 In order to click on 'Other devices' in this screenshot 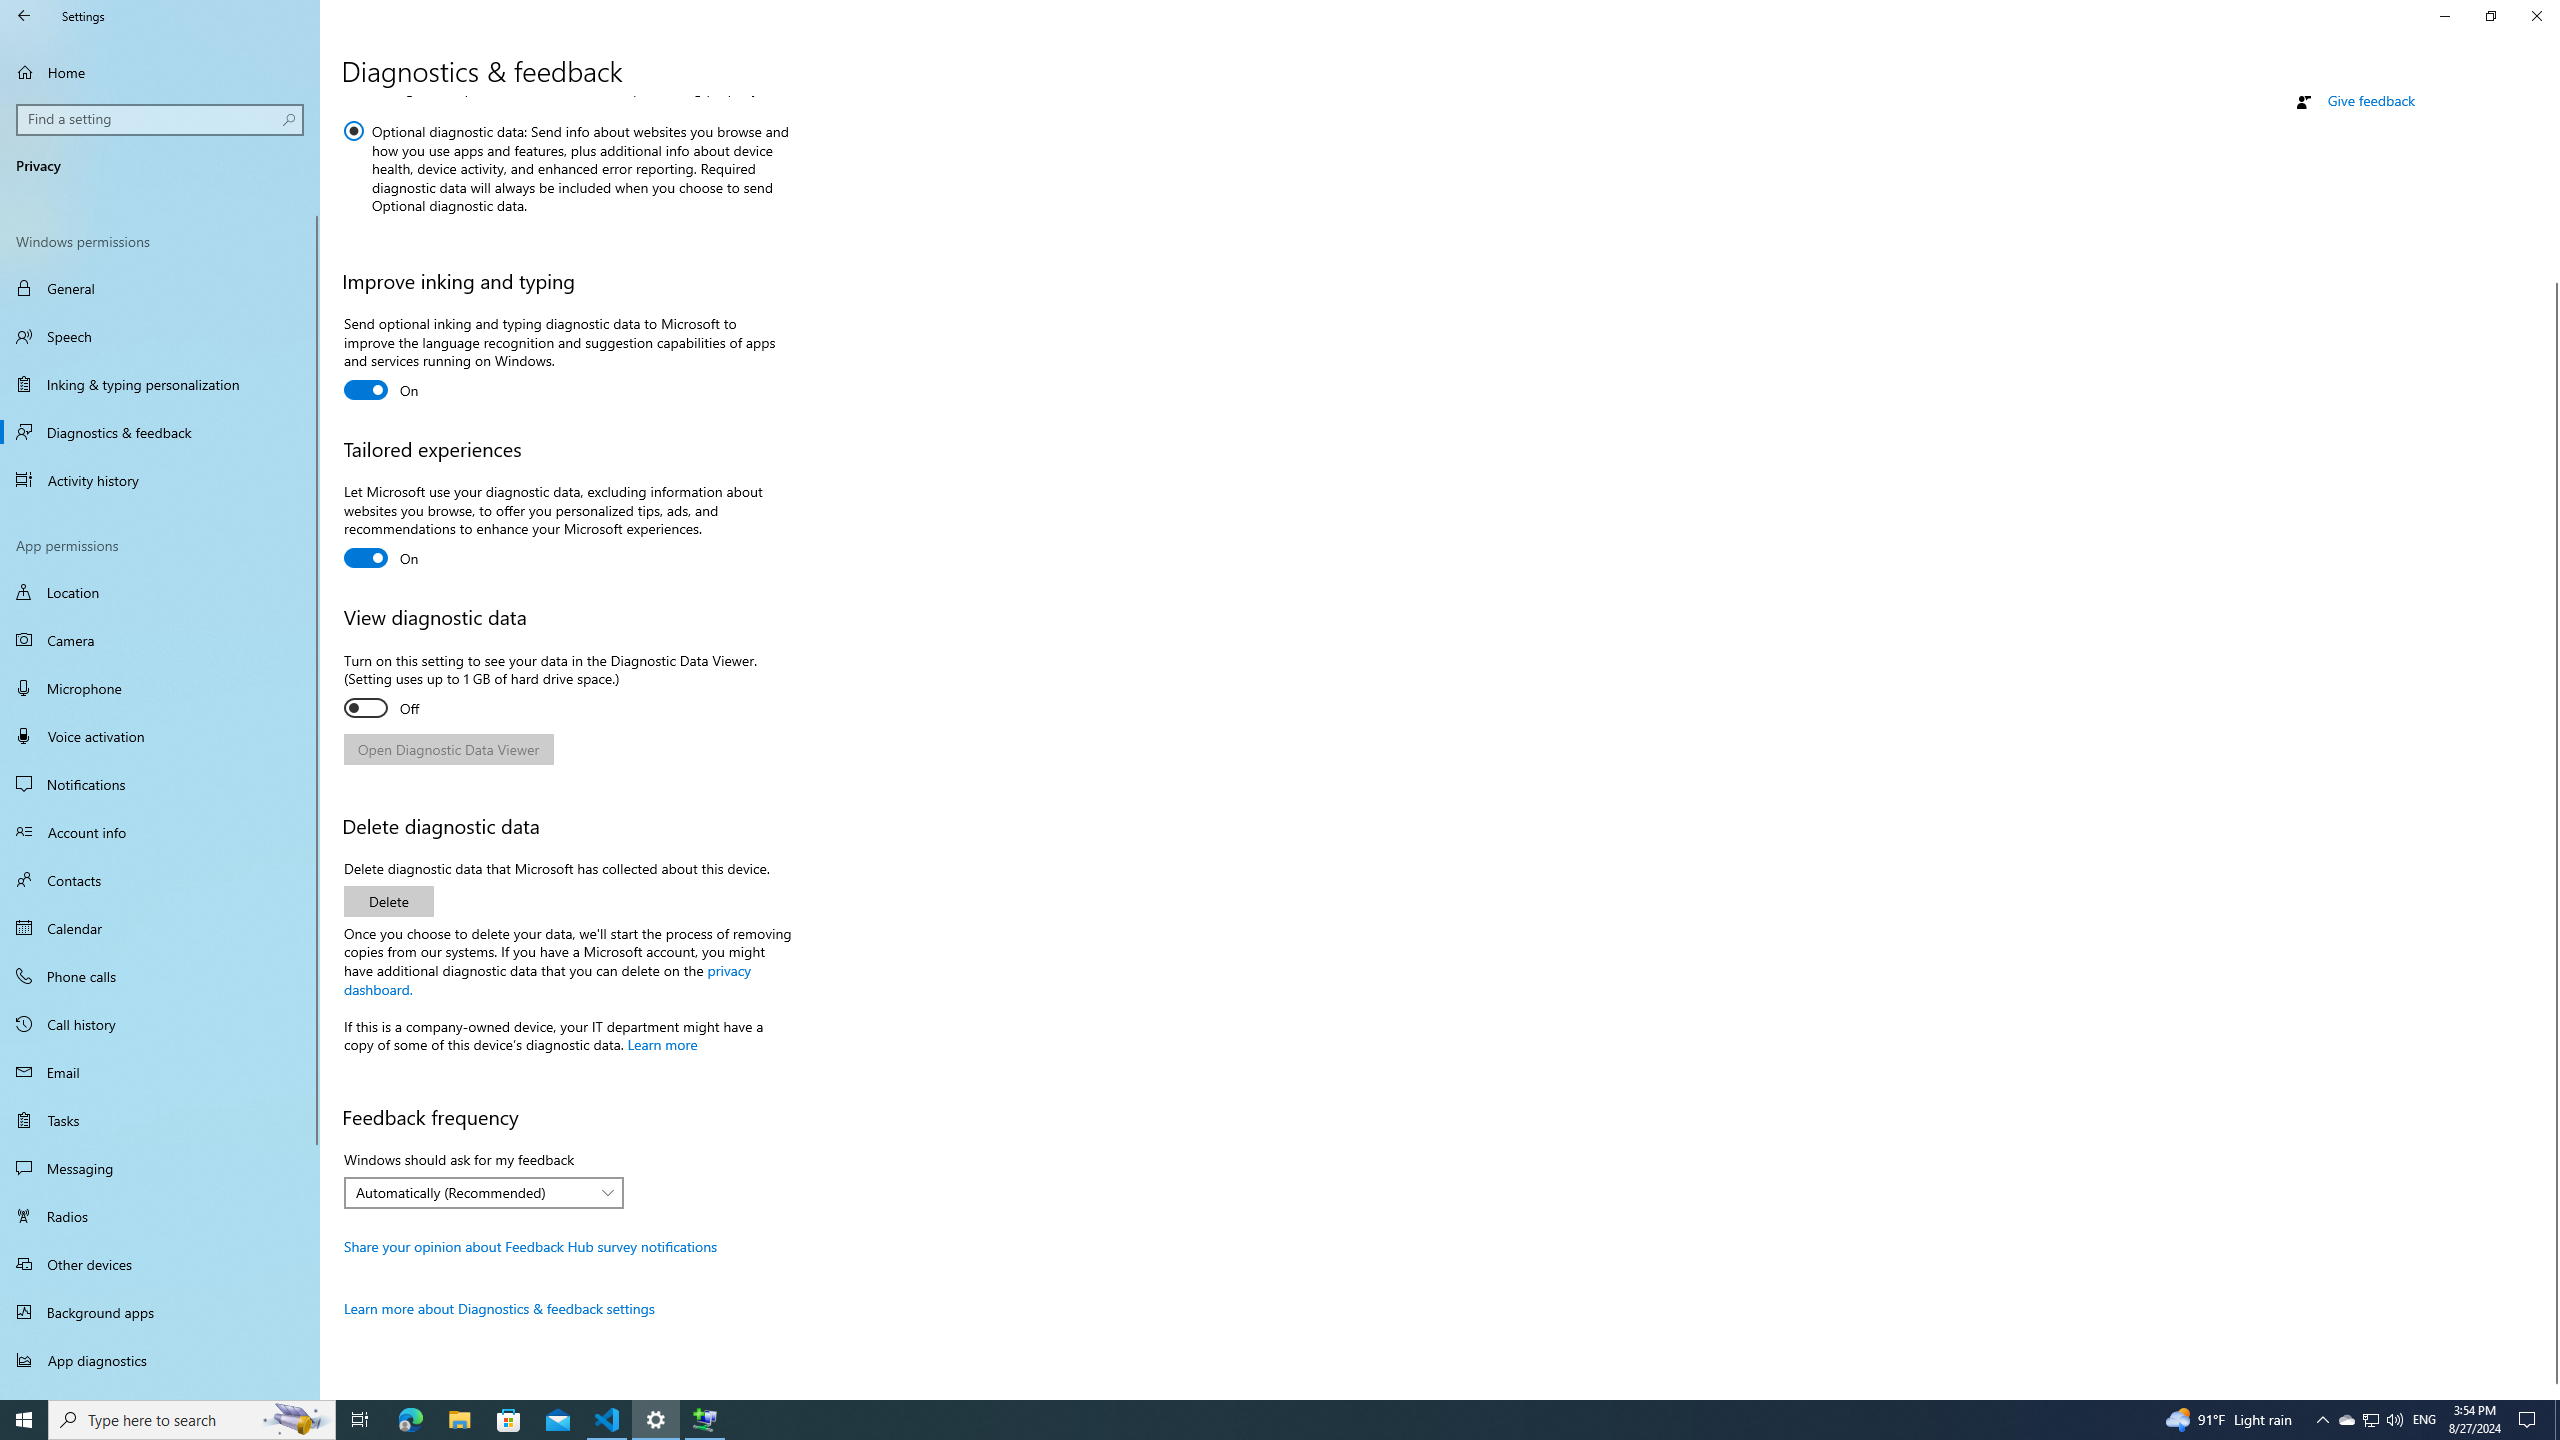, I will do `click(159, 1263)`.